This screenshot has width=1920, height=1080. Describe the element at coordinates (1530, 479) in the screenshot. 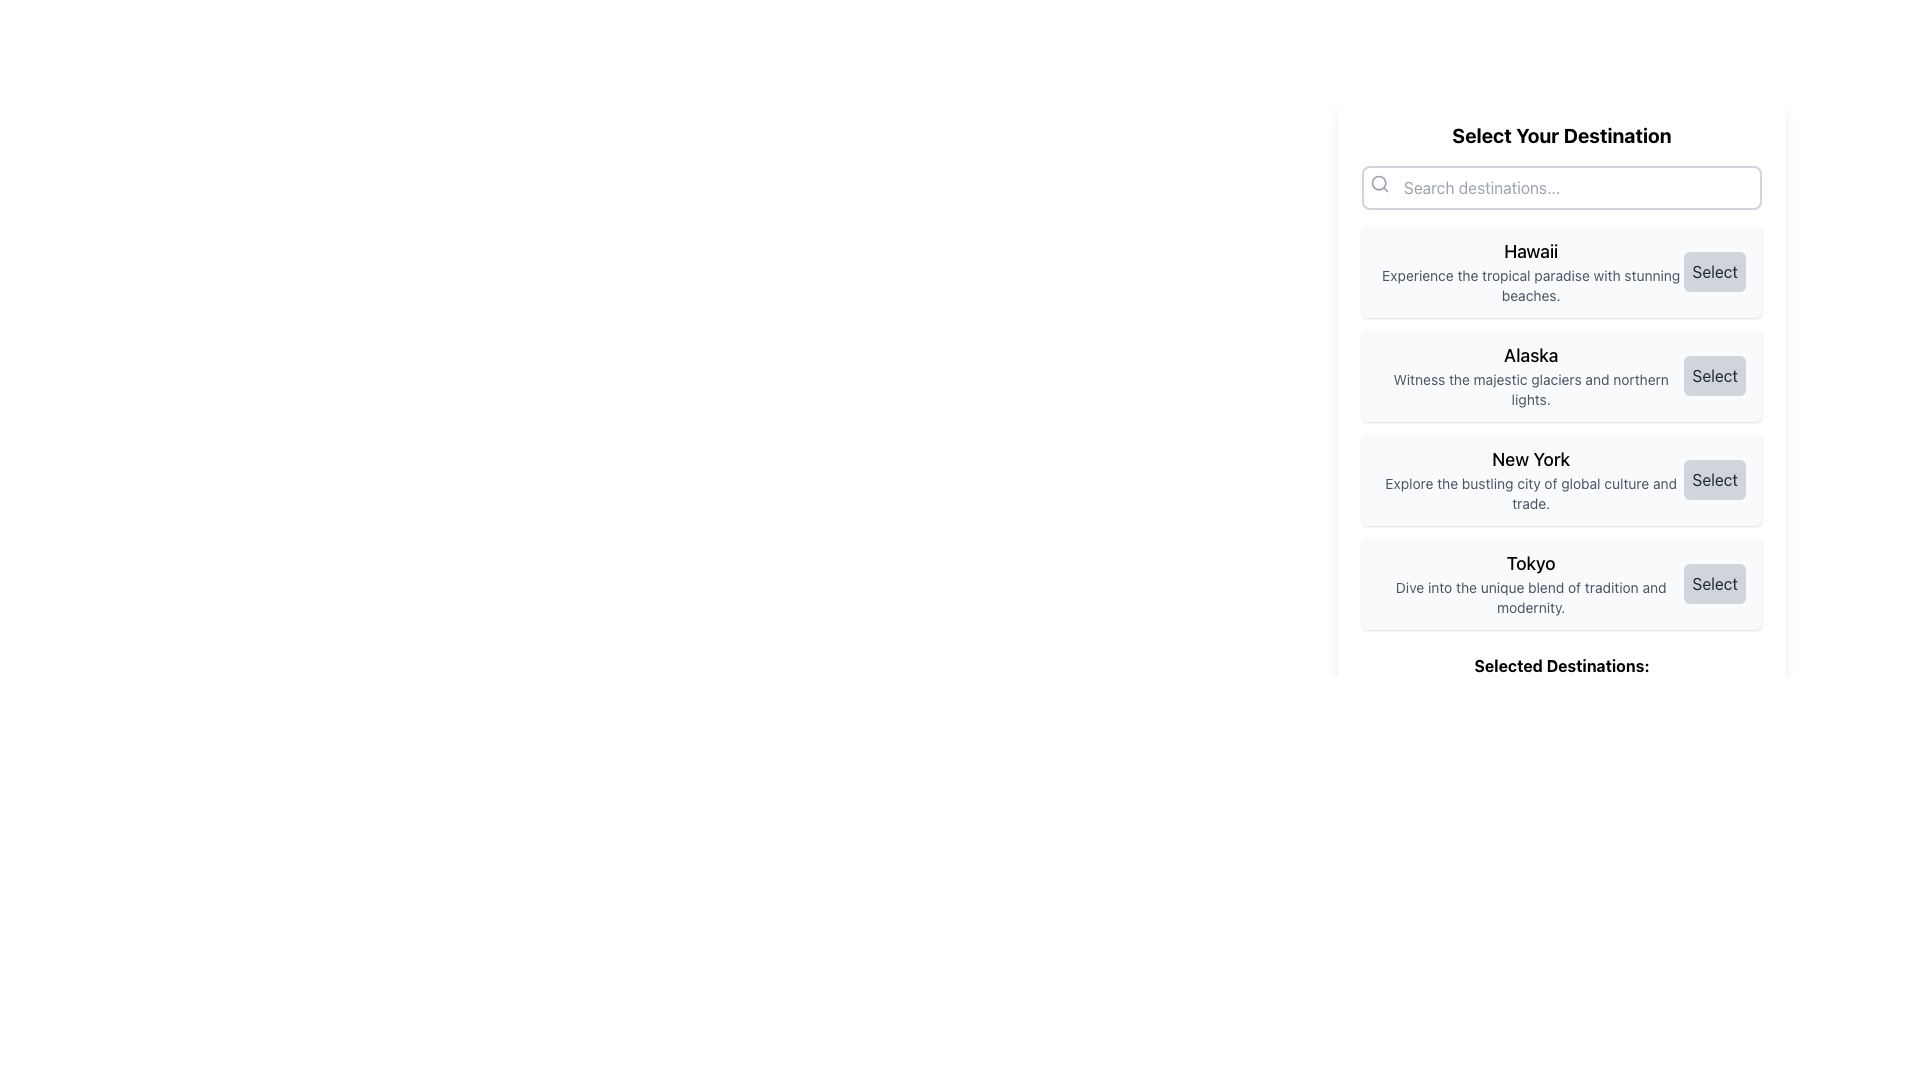

I see `the informational text block about 'New York' located in the 'Select Your Destination' section, which is situated in the third row between 'Alaska' and 'Tokyo'` at that location.